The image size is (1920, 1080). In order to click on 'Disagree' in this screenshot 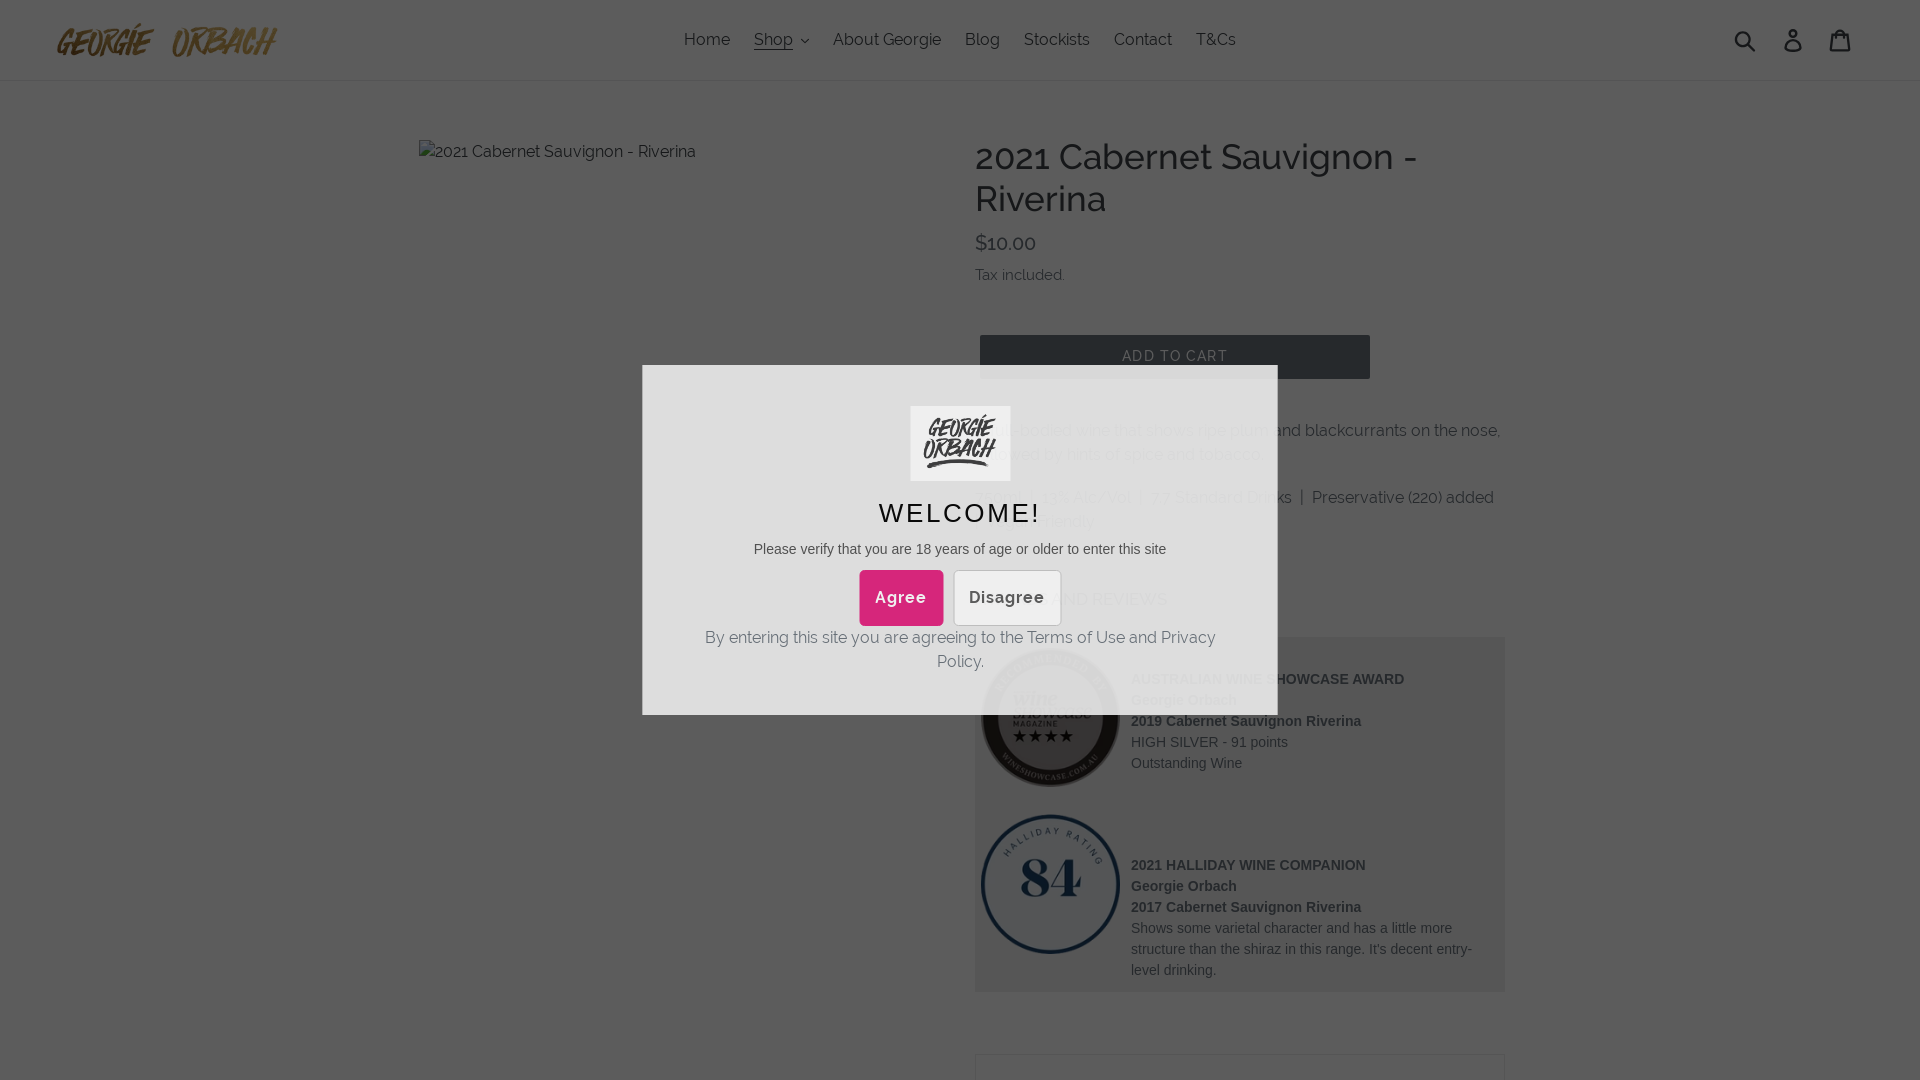, I will do `click(1007, 596)`.